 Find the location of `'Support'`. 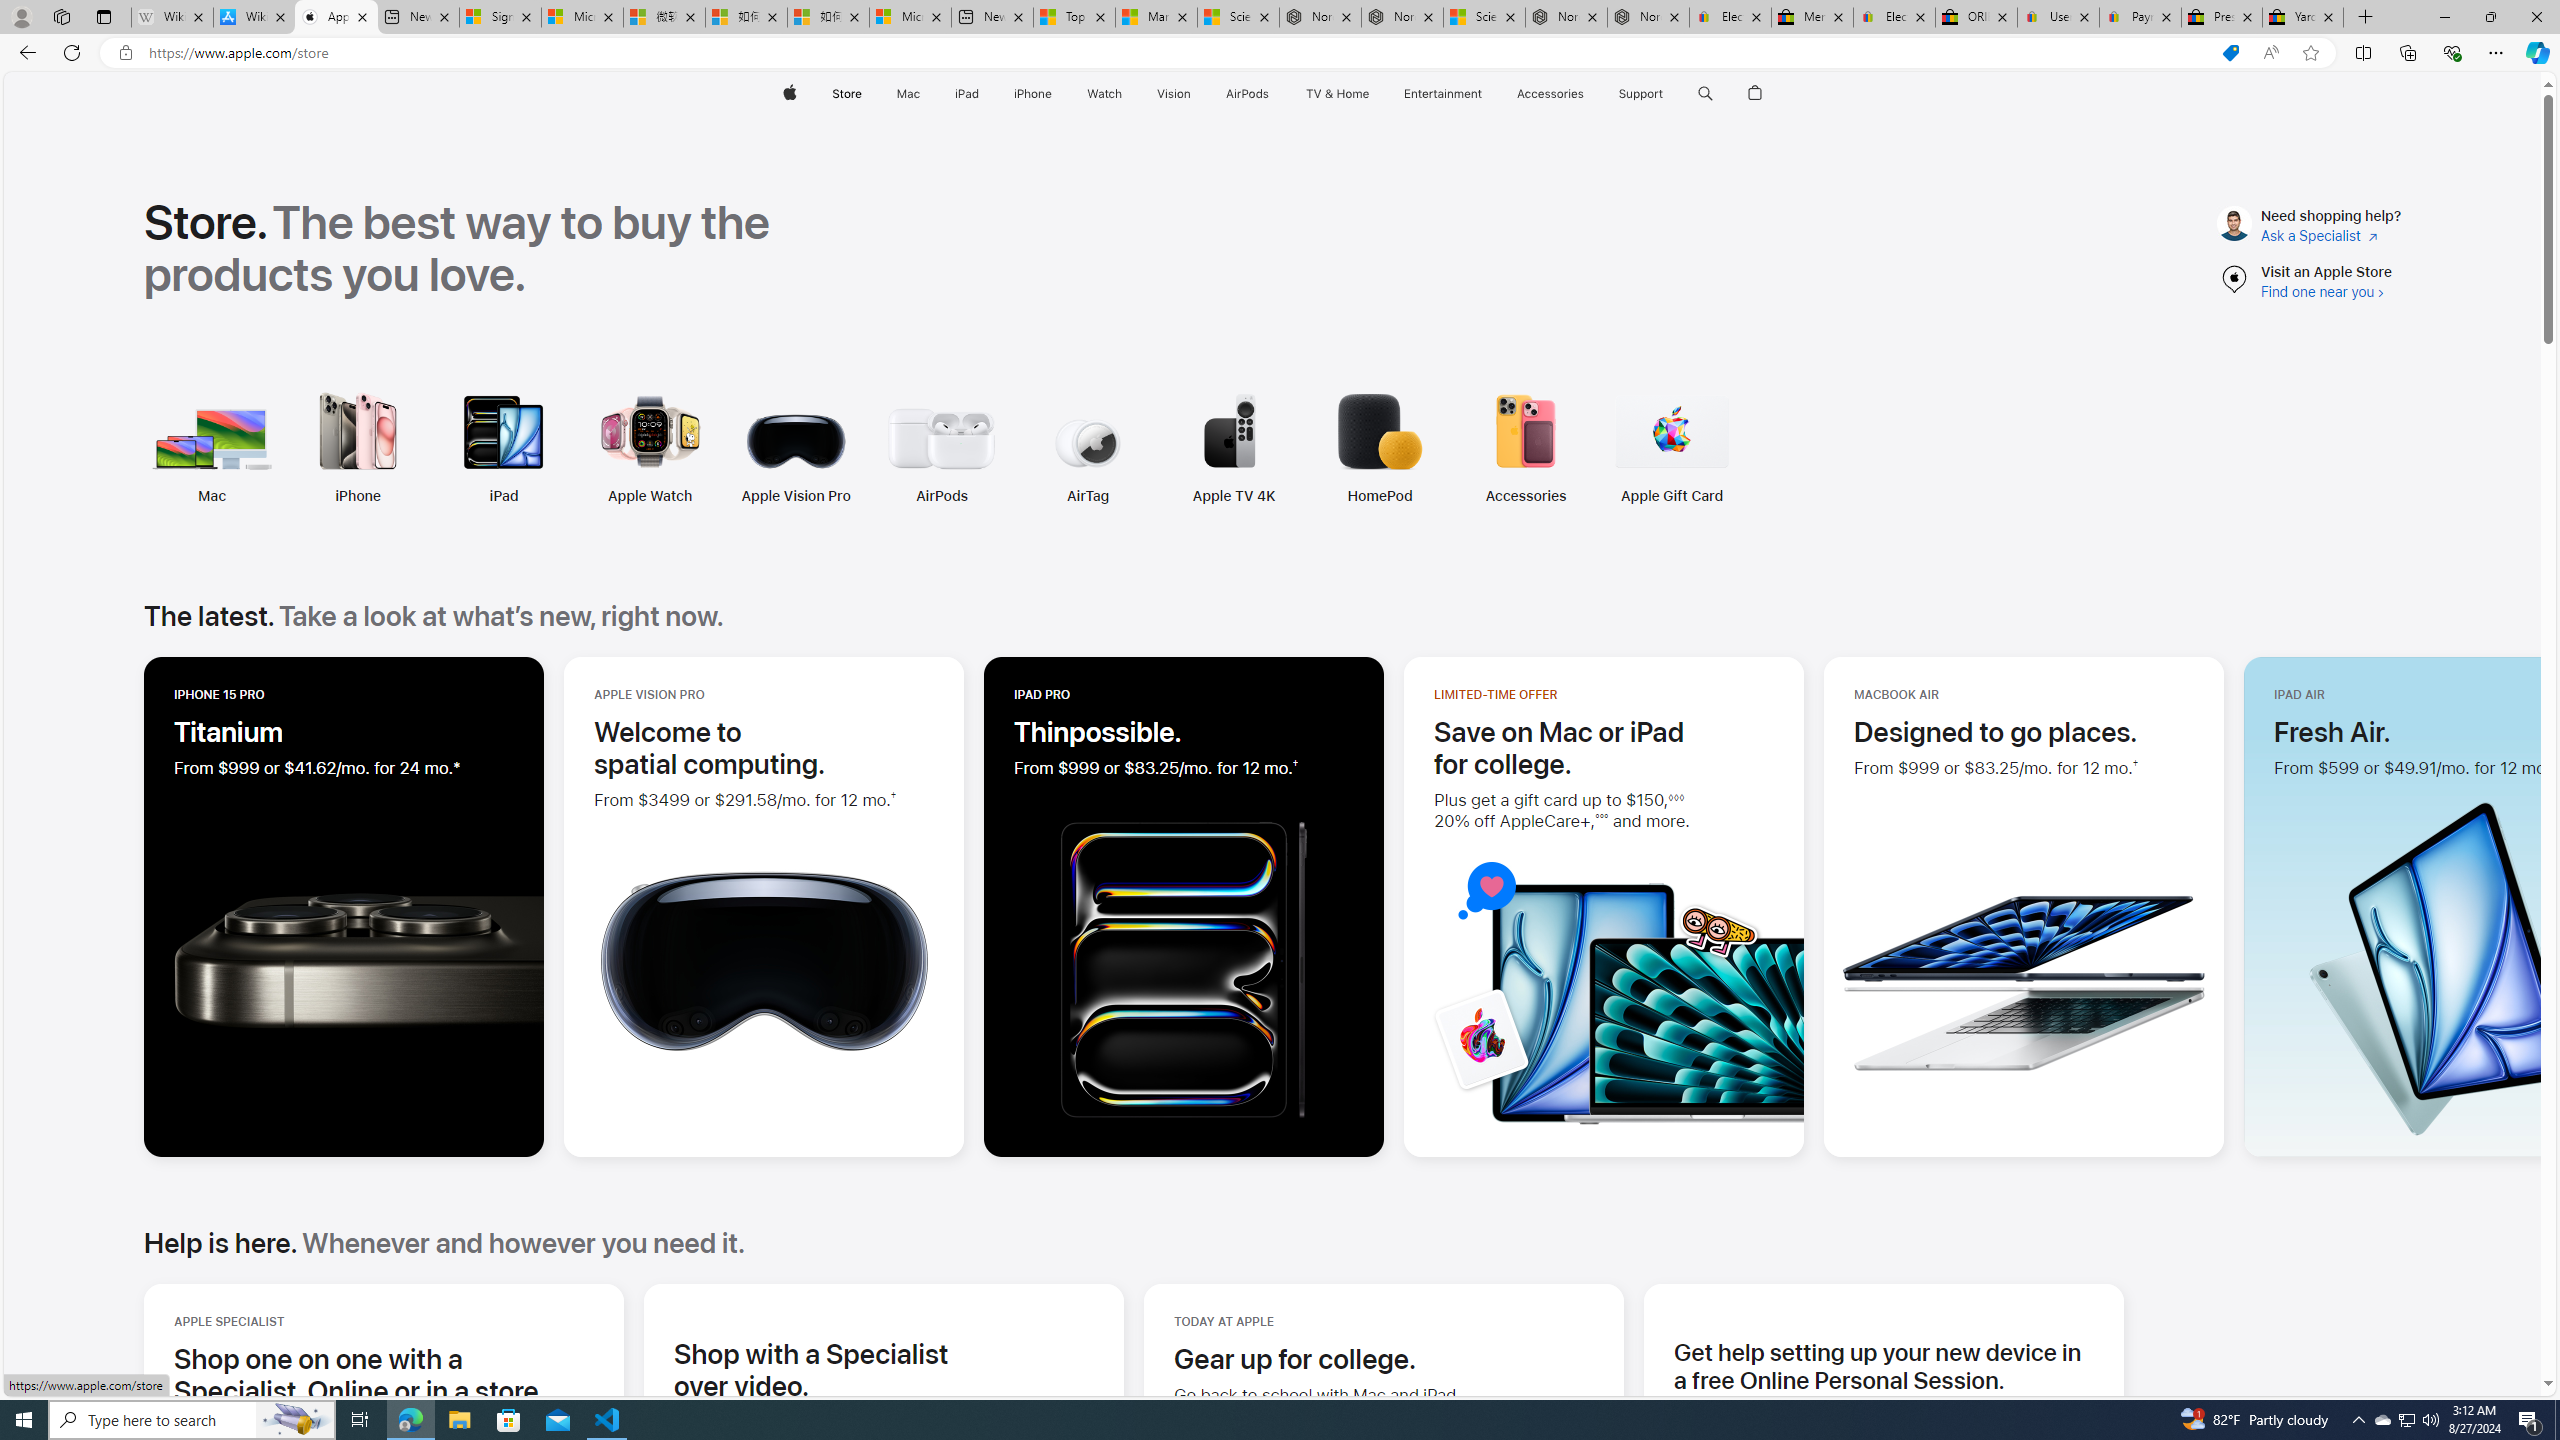

'Support' is located at coordinates (1639, 93).